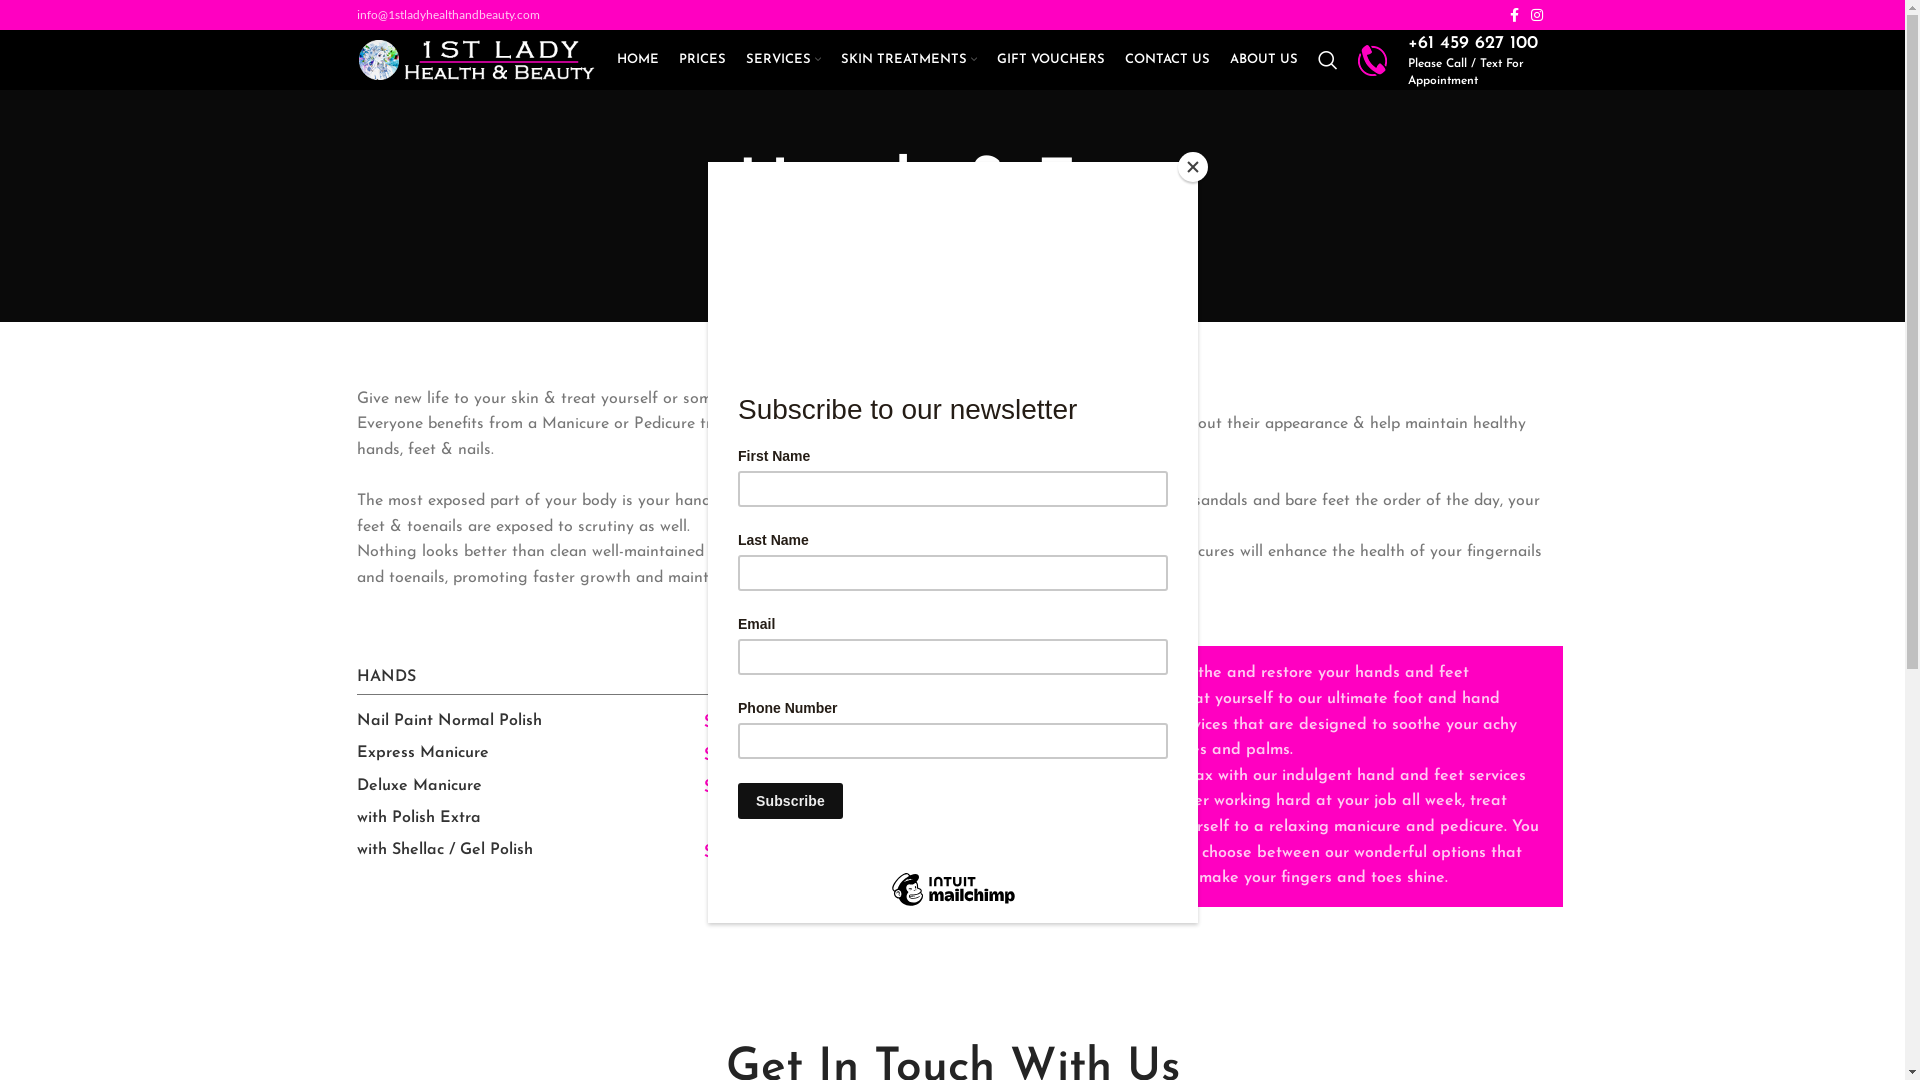  What do you see at coordinates (1049, 59) in the screenshot?
I see `'GIFT VOUCHERS'` at bounding box center [1049, 59].